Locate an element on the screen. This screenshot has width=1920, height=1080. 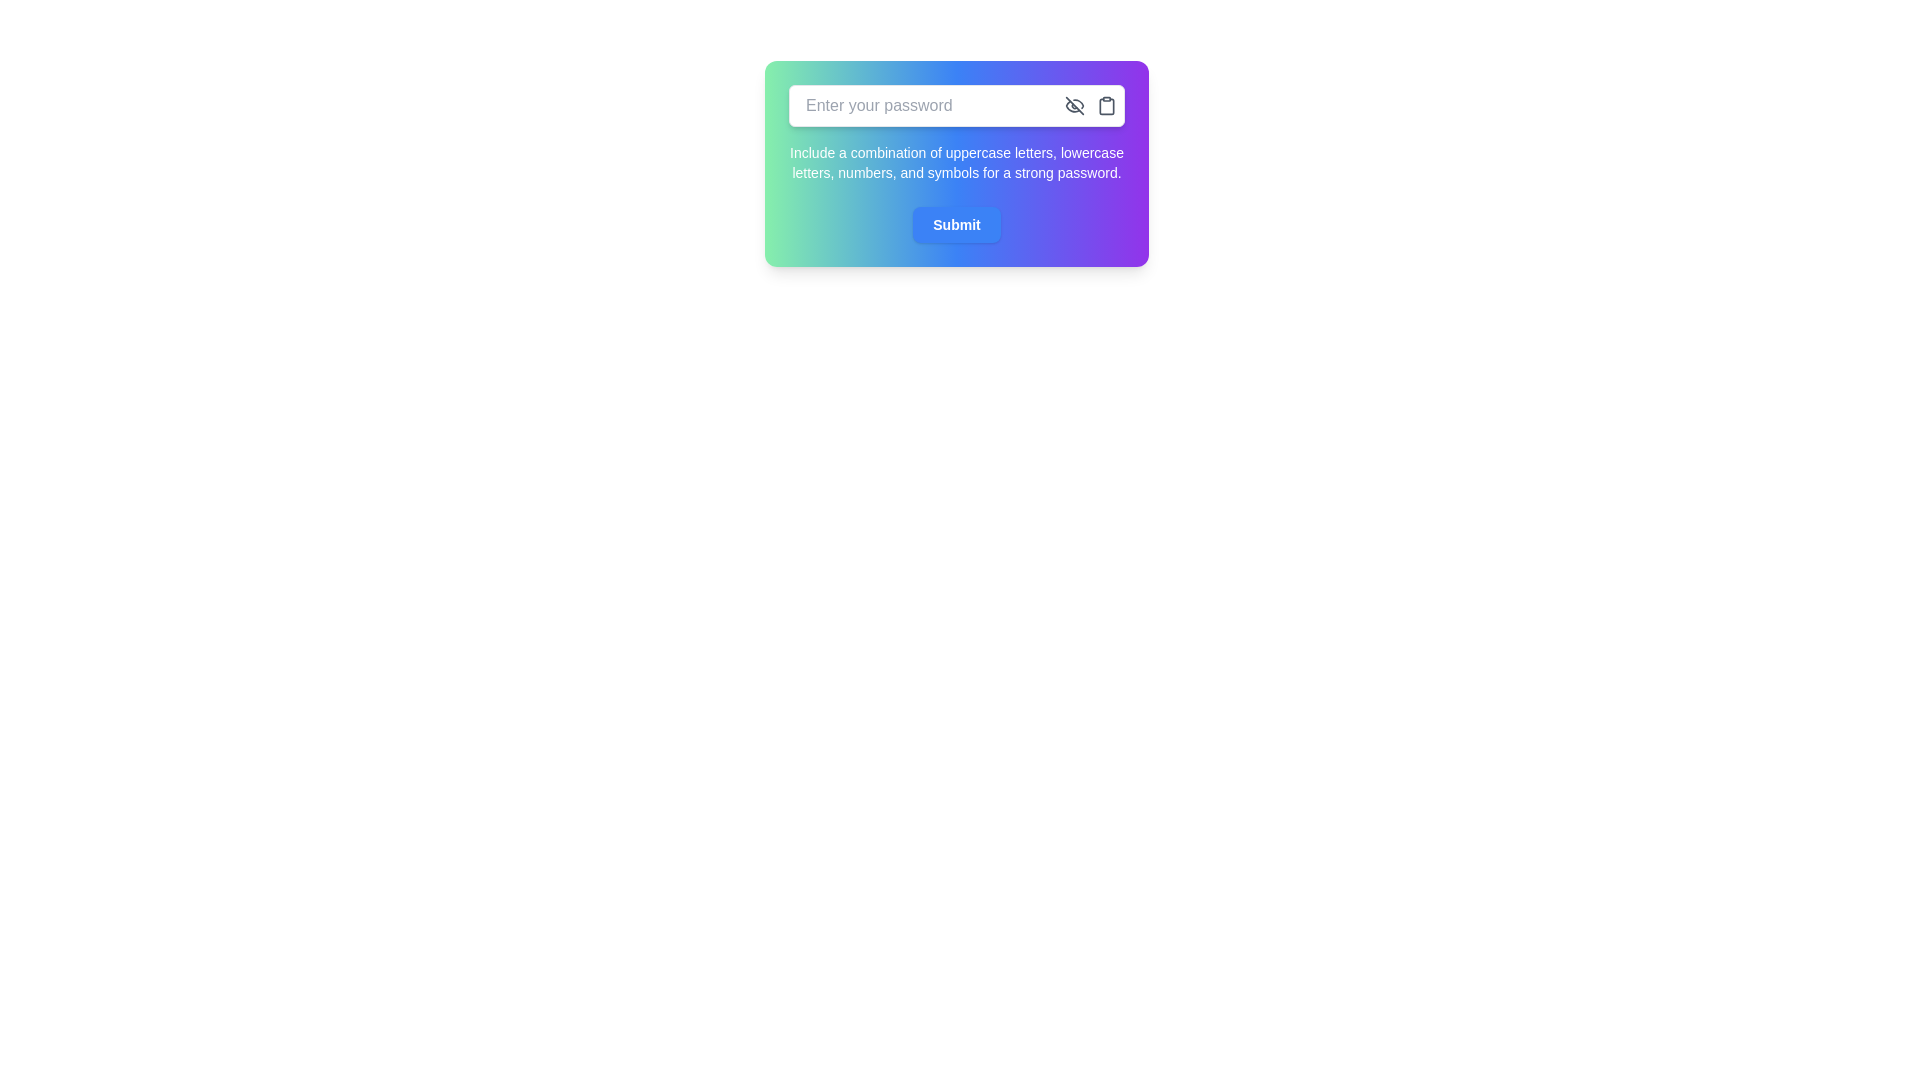
text content of the Text block displaying a multicolored gradient background, which suggests using a combination of uppercase and lowercase letters, numbers, and symbols for generating a strong password is located at coordinates (955, 163).